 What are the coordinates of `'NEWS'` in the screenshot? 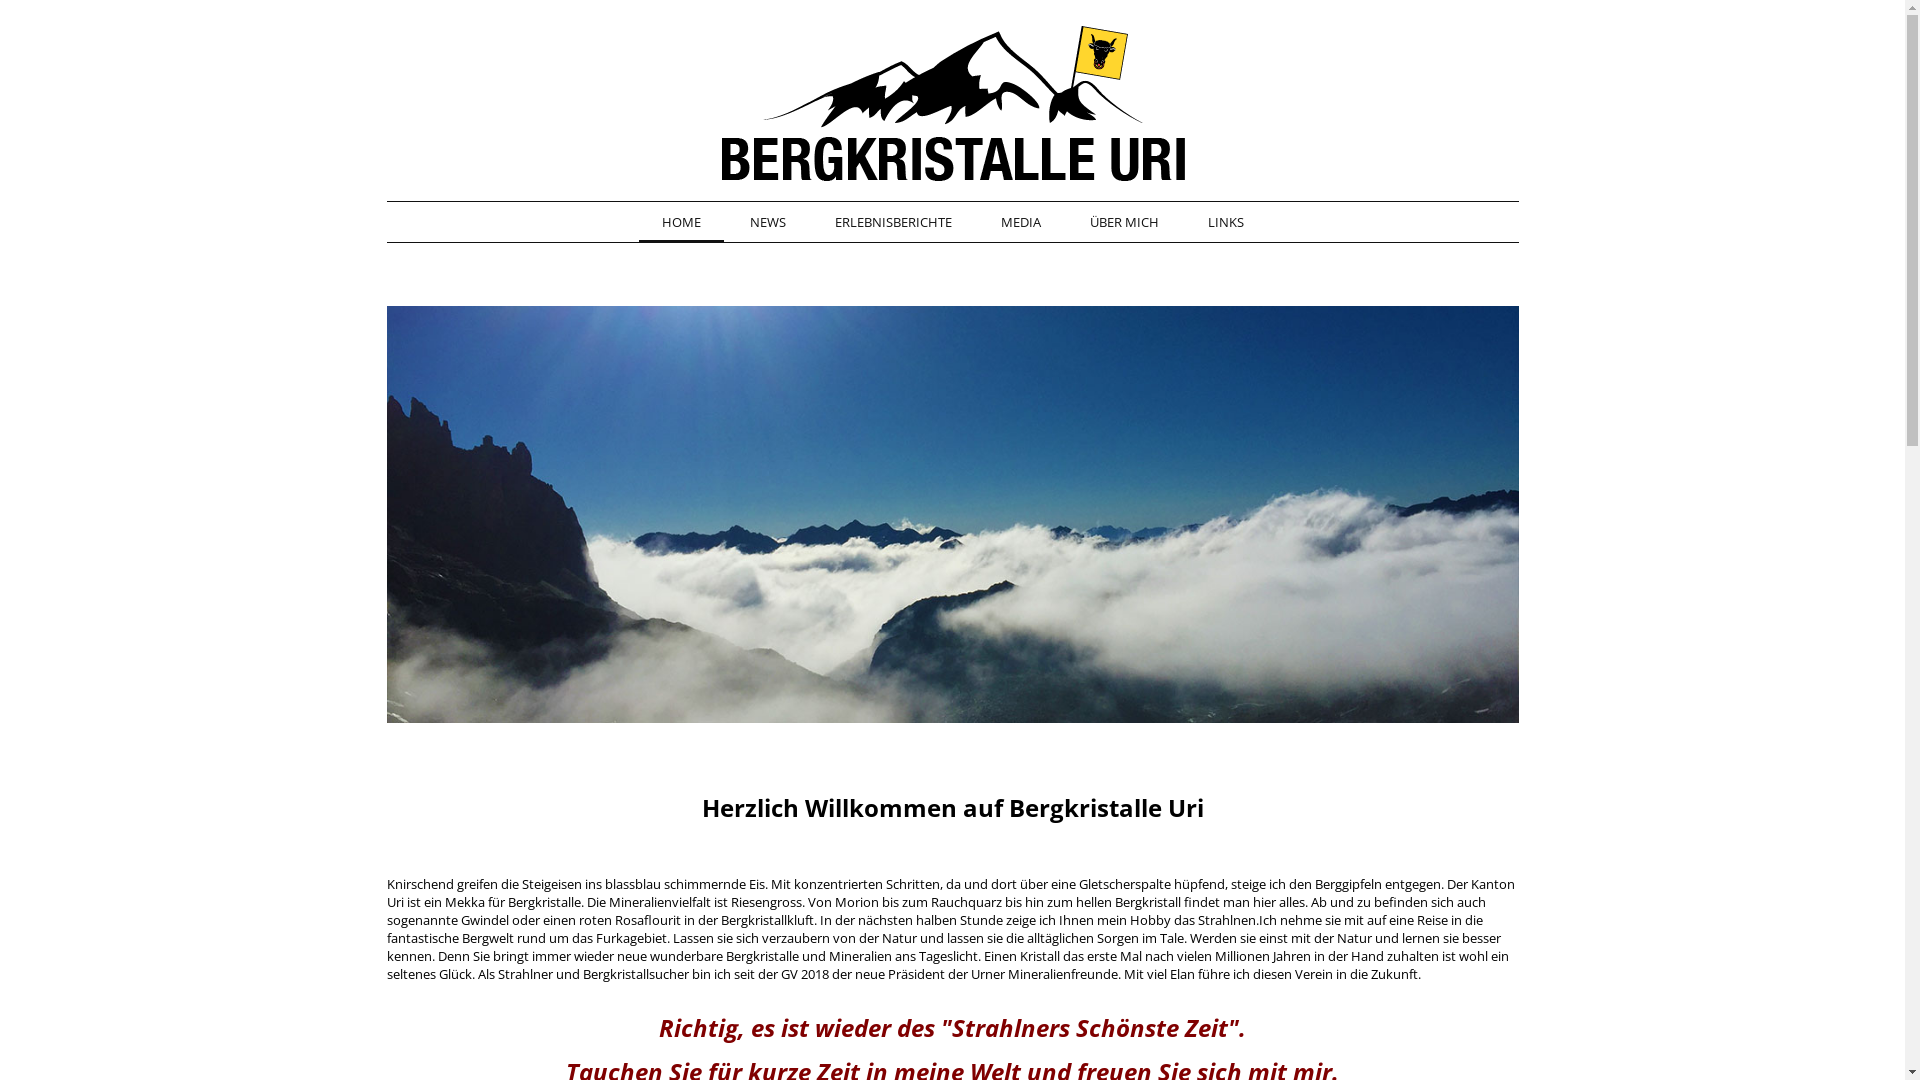 It's located at (766, 223).